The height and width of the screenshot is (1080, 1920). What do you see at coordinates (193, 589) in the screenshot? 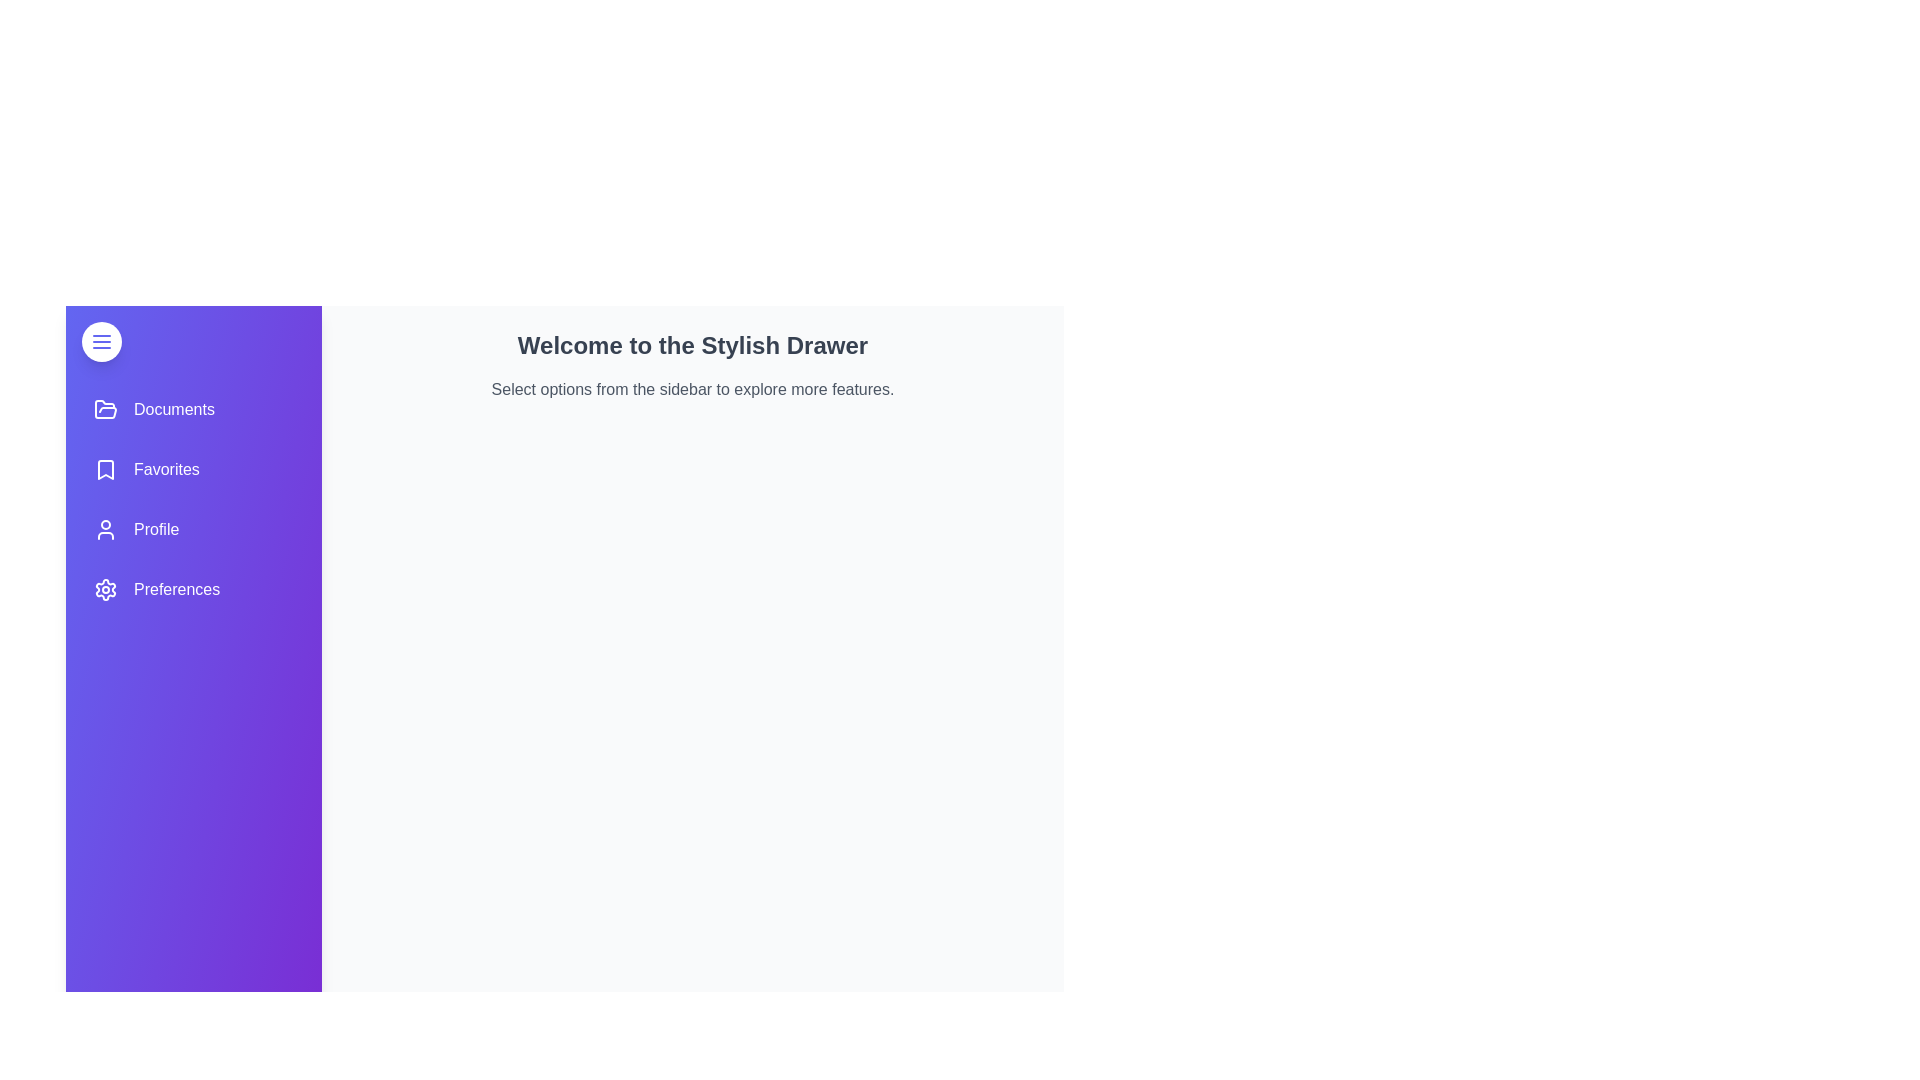
I see `the menu item Preferences from the sidebar` at bounding box center [193, 589].